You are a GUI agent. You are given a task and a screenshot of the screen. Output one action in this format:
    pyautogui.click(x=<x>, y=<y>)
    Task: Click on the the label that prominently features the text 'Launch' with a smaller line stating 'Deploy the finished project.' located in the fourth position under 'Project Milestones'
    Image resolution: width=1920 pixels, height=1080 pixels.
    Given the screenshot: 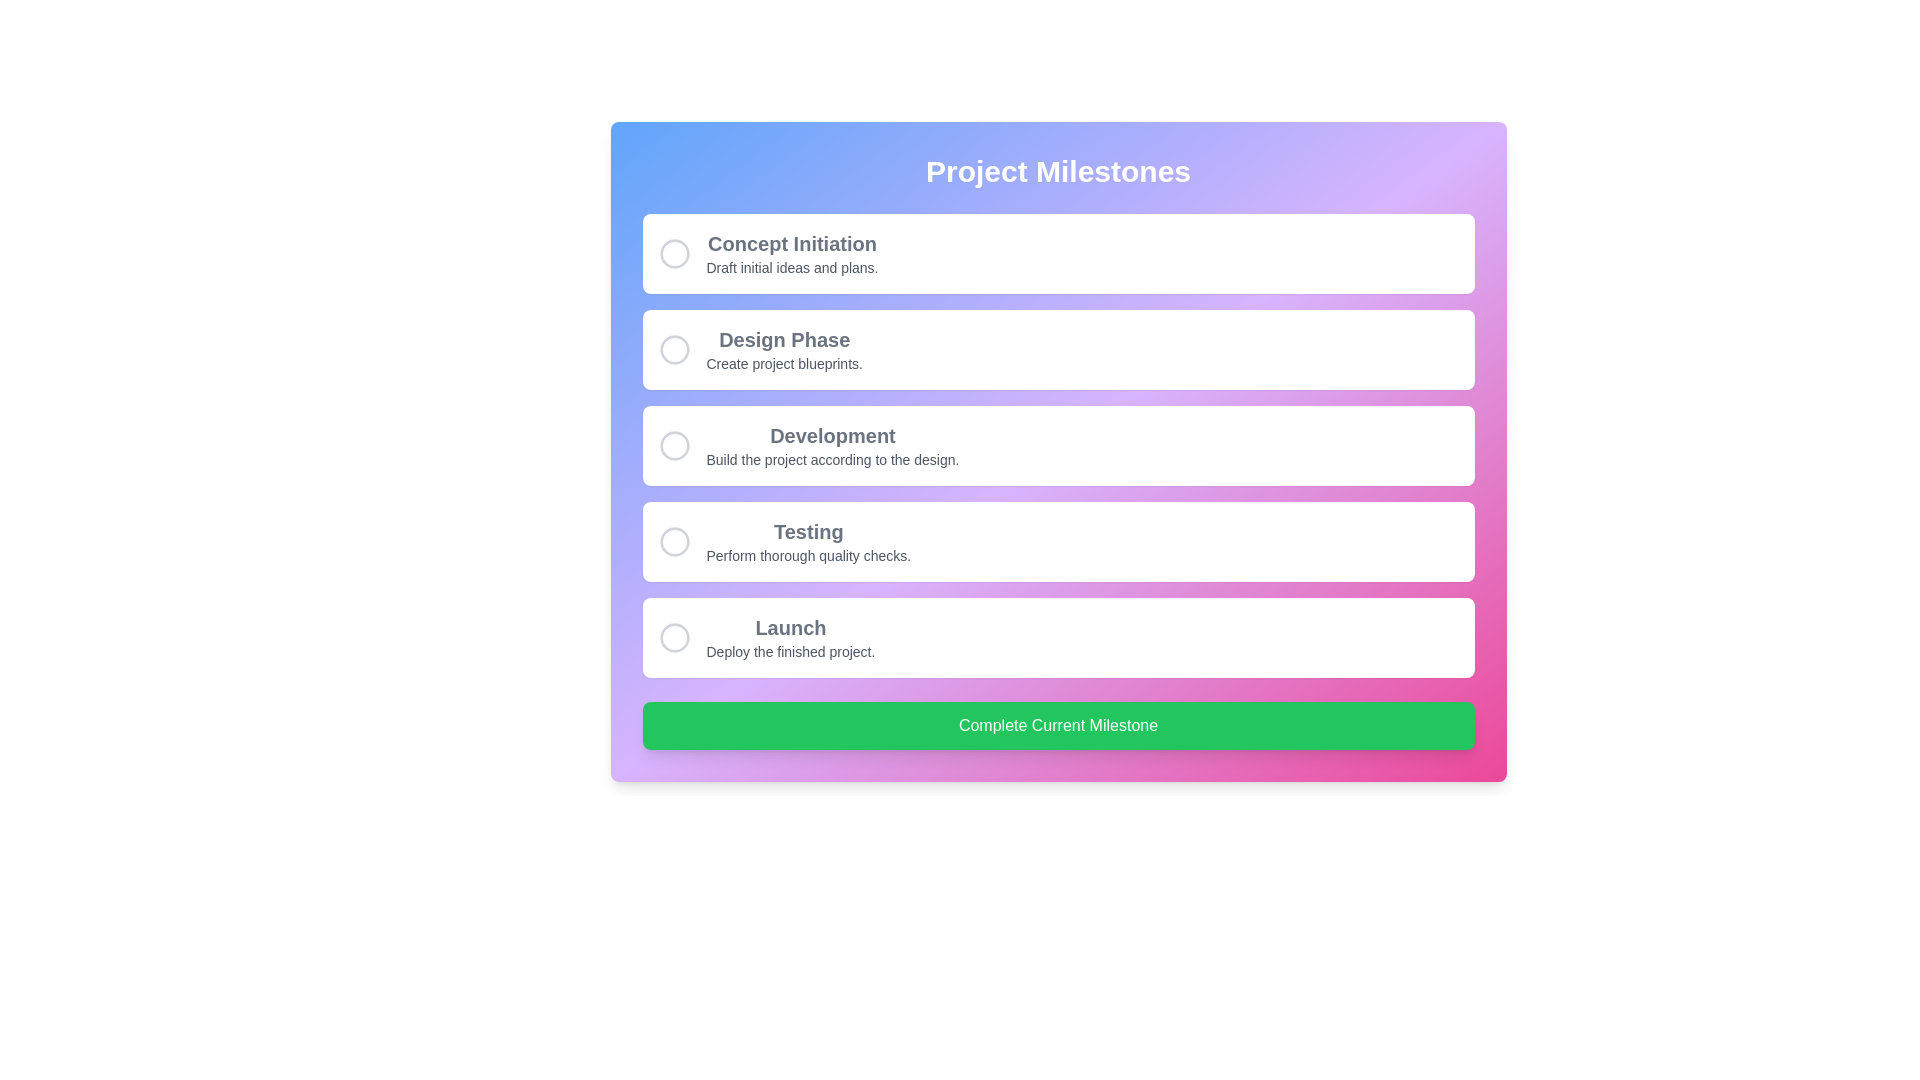 What is the action you would take?
    pyautogui.click(x=789, y=637)
    